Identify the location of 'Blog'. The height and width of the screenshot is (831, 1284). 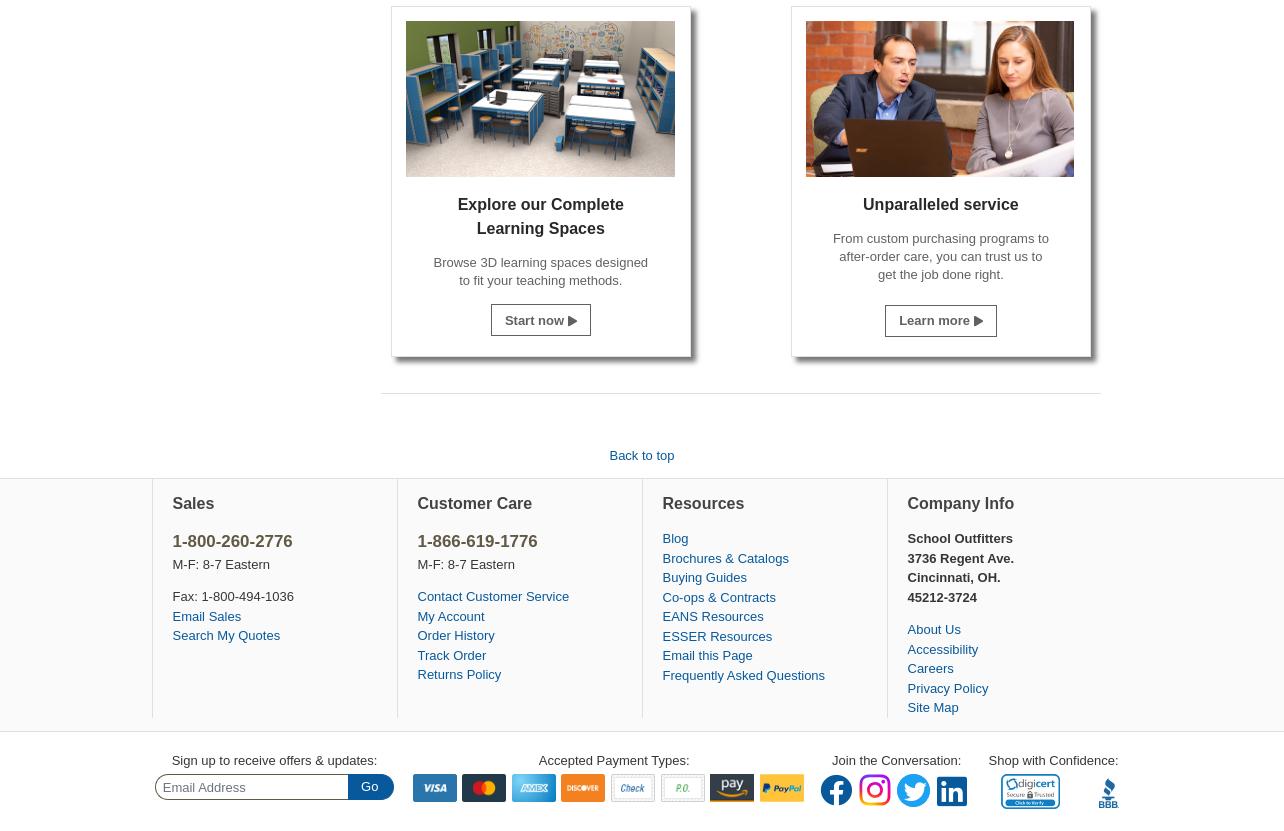
(674, 537).